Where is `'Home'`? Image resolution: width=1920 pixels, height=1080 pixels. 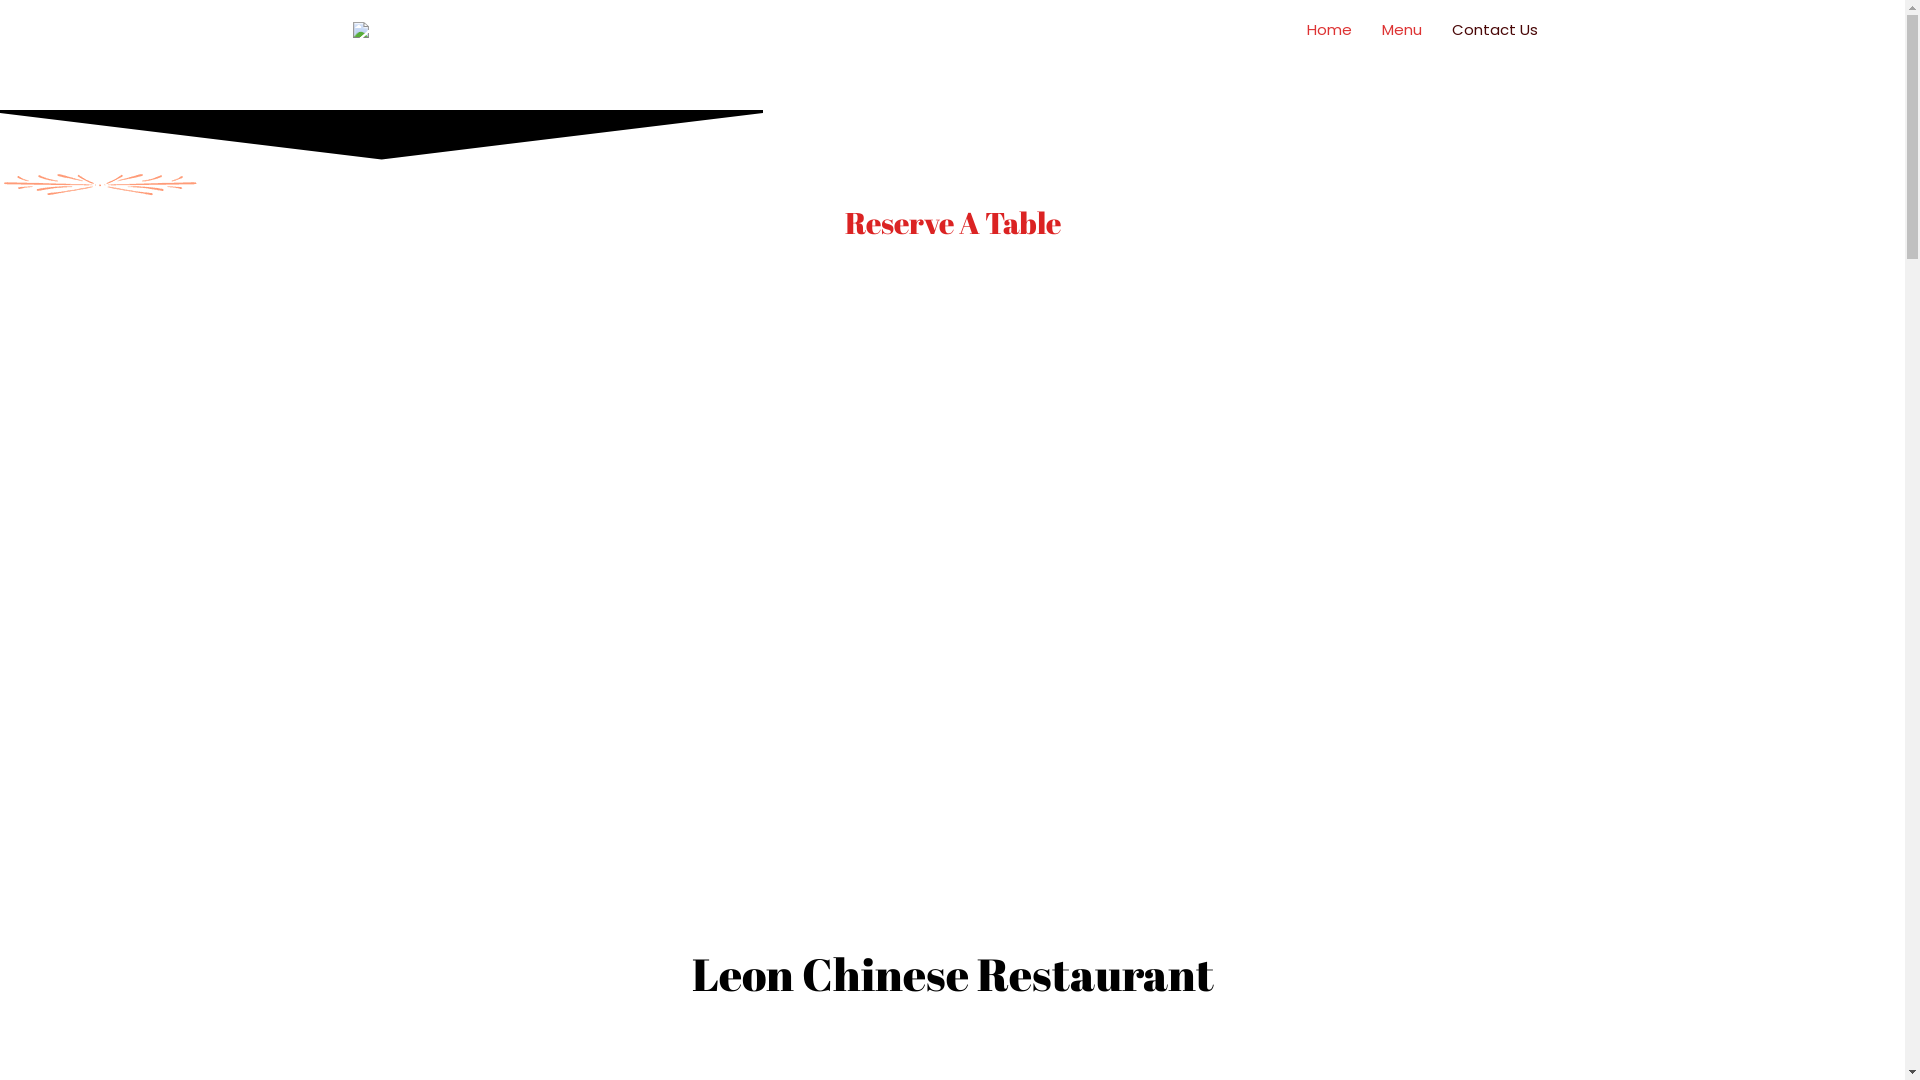 'Home' is located at coordinates (1329, 30).